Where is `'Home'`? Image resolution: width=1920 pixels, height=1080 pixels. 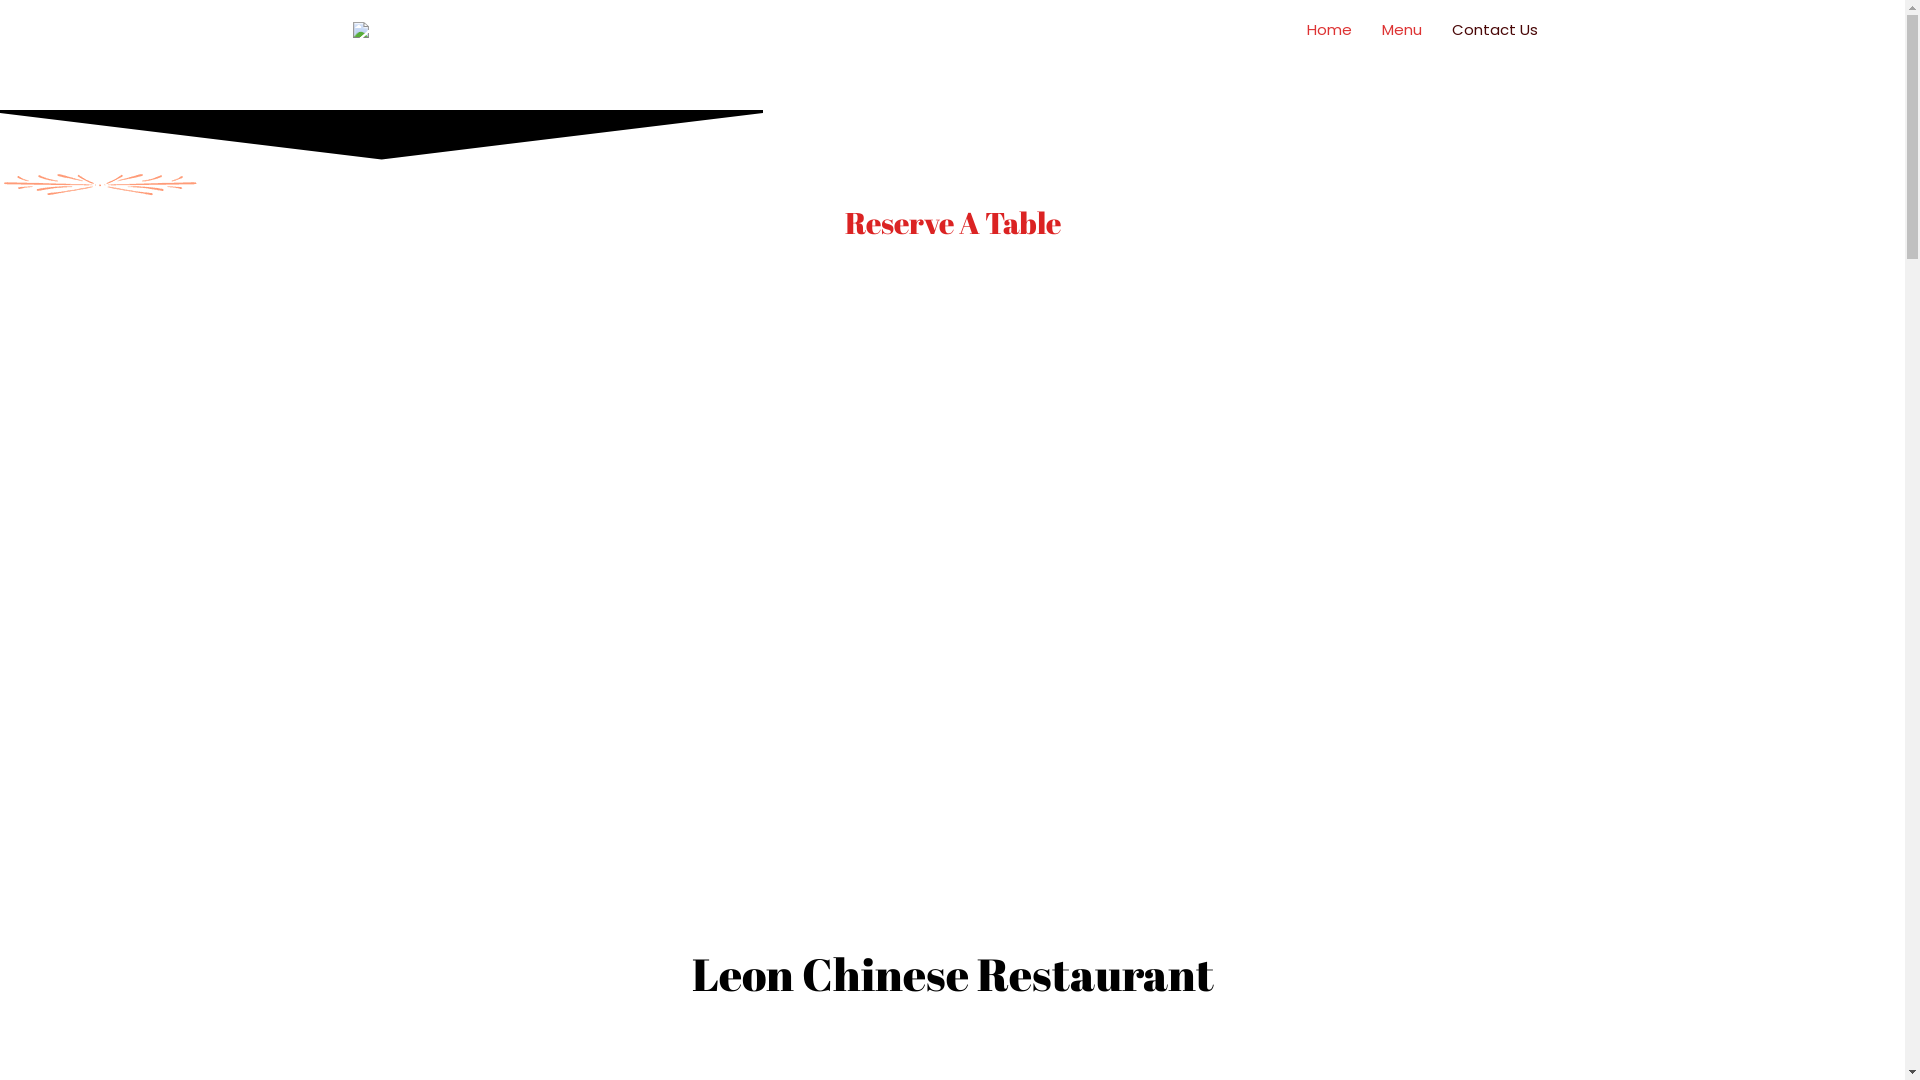 'Home' is located at coordinates (1329, 30).